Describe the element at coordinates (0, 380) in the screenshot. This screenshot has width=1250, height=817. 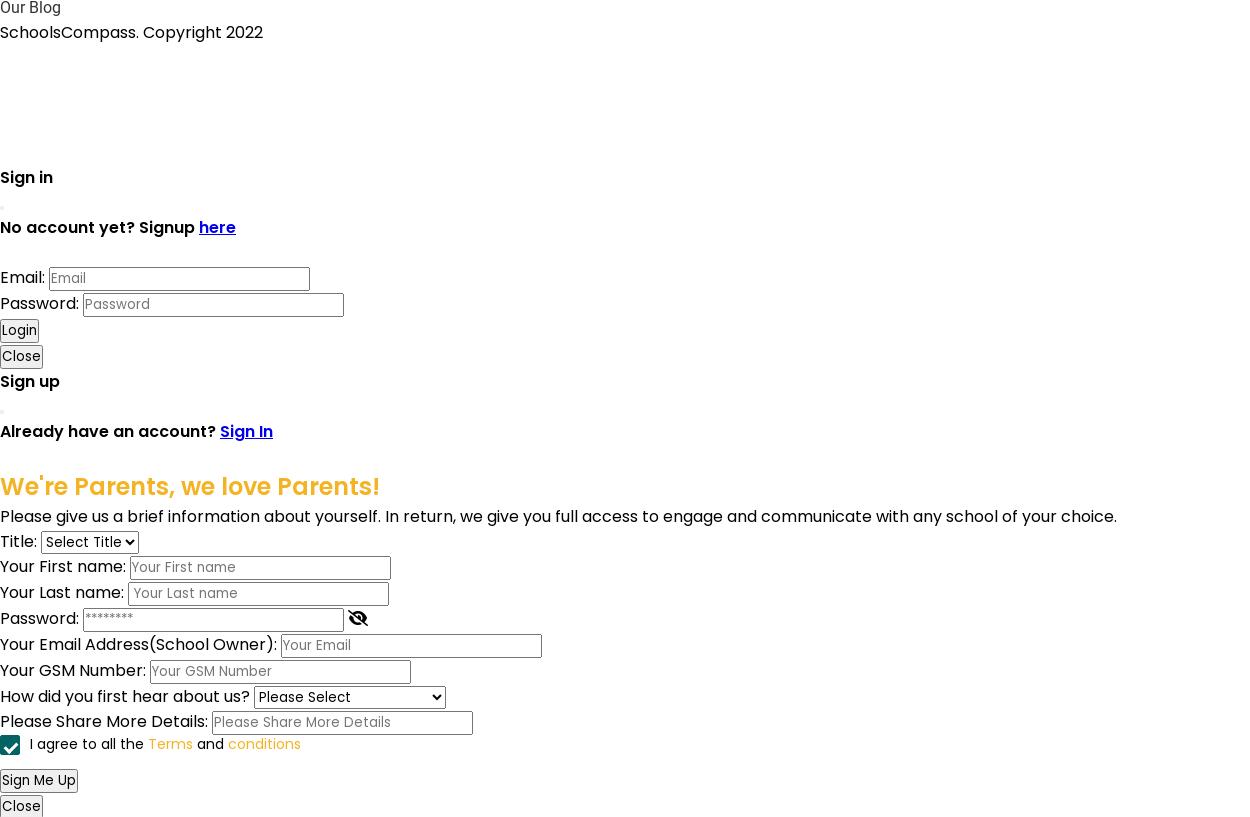
I see `'Sign up'` at that location.